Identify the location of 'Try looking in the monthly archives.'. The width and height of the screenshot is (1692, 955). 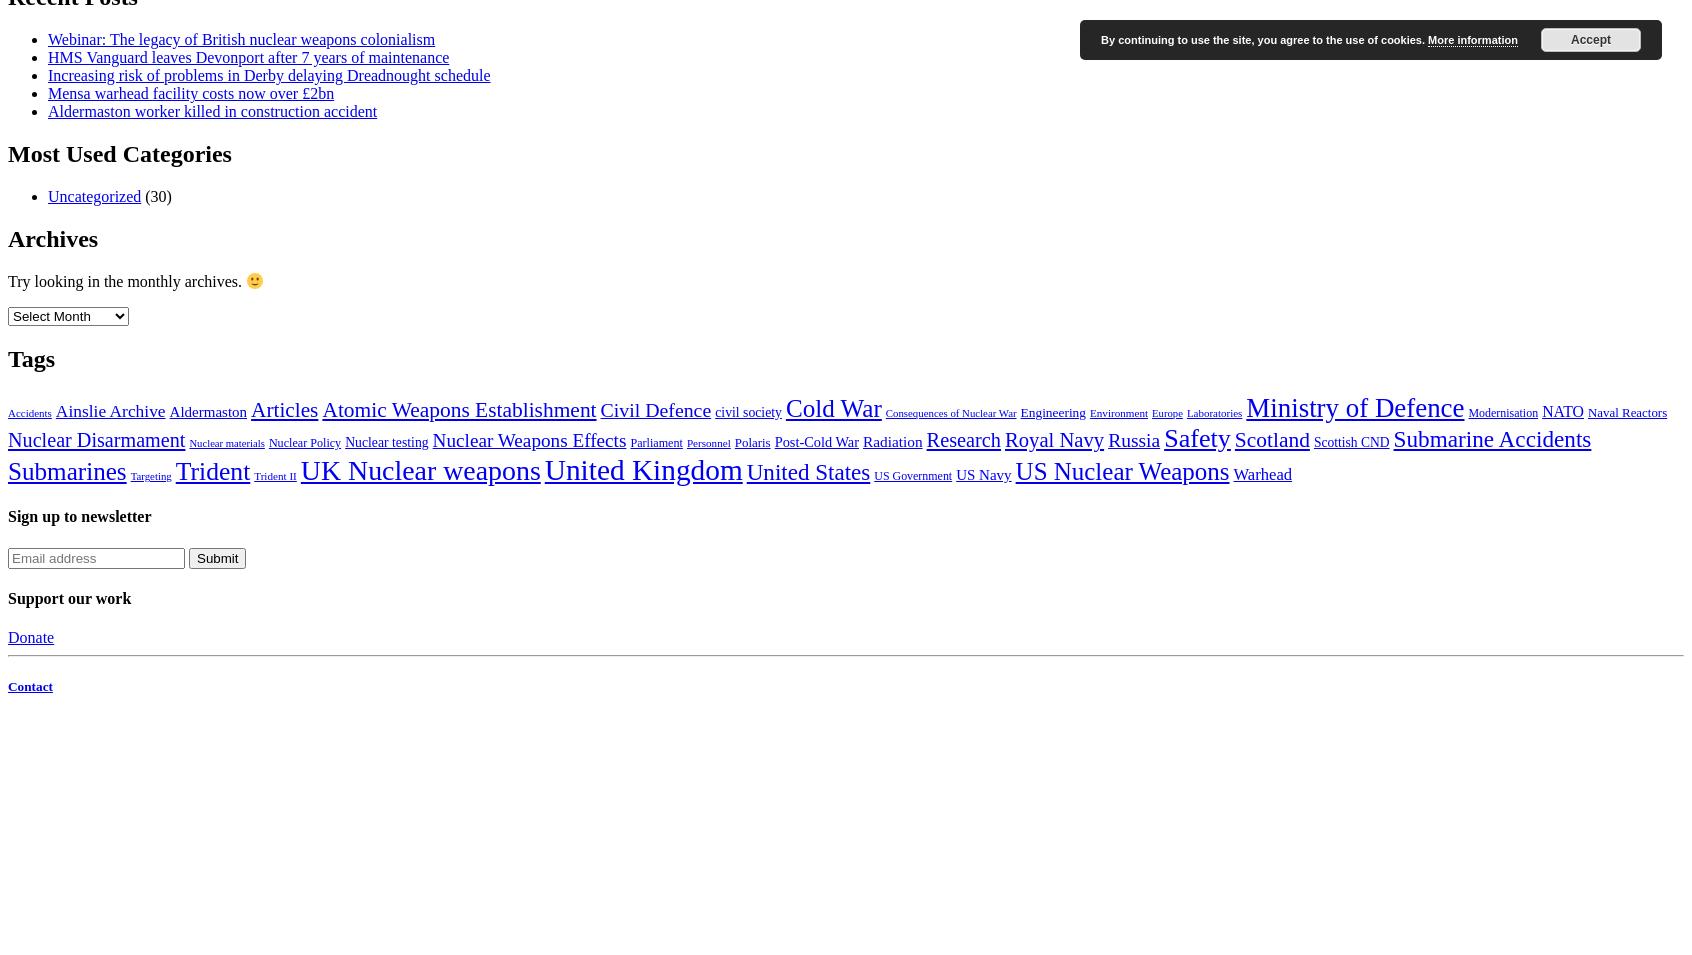
(127, 281).